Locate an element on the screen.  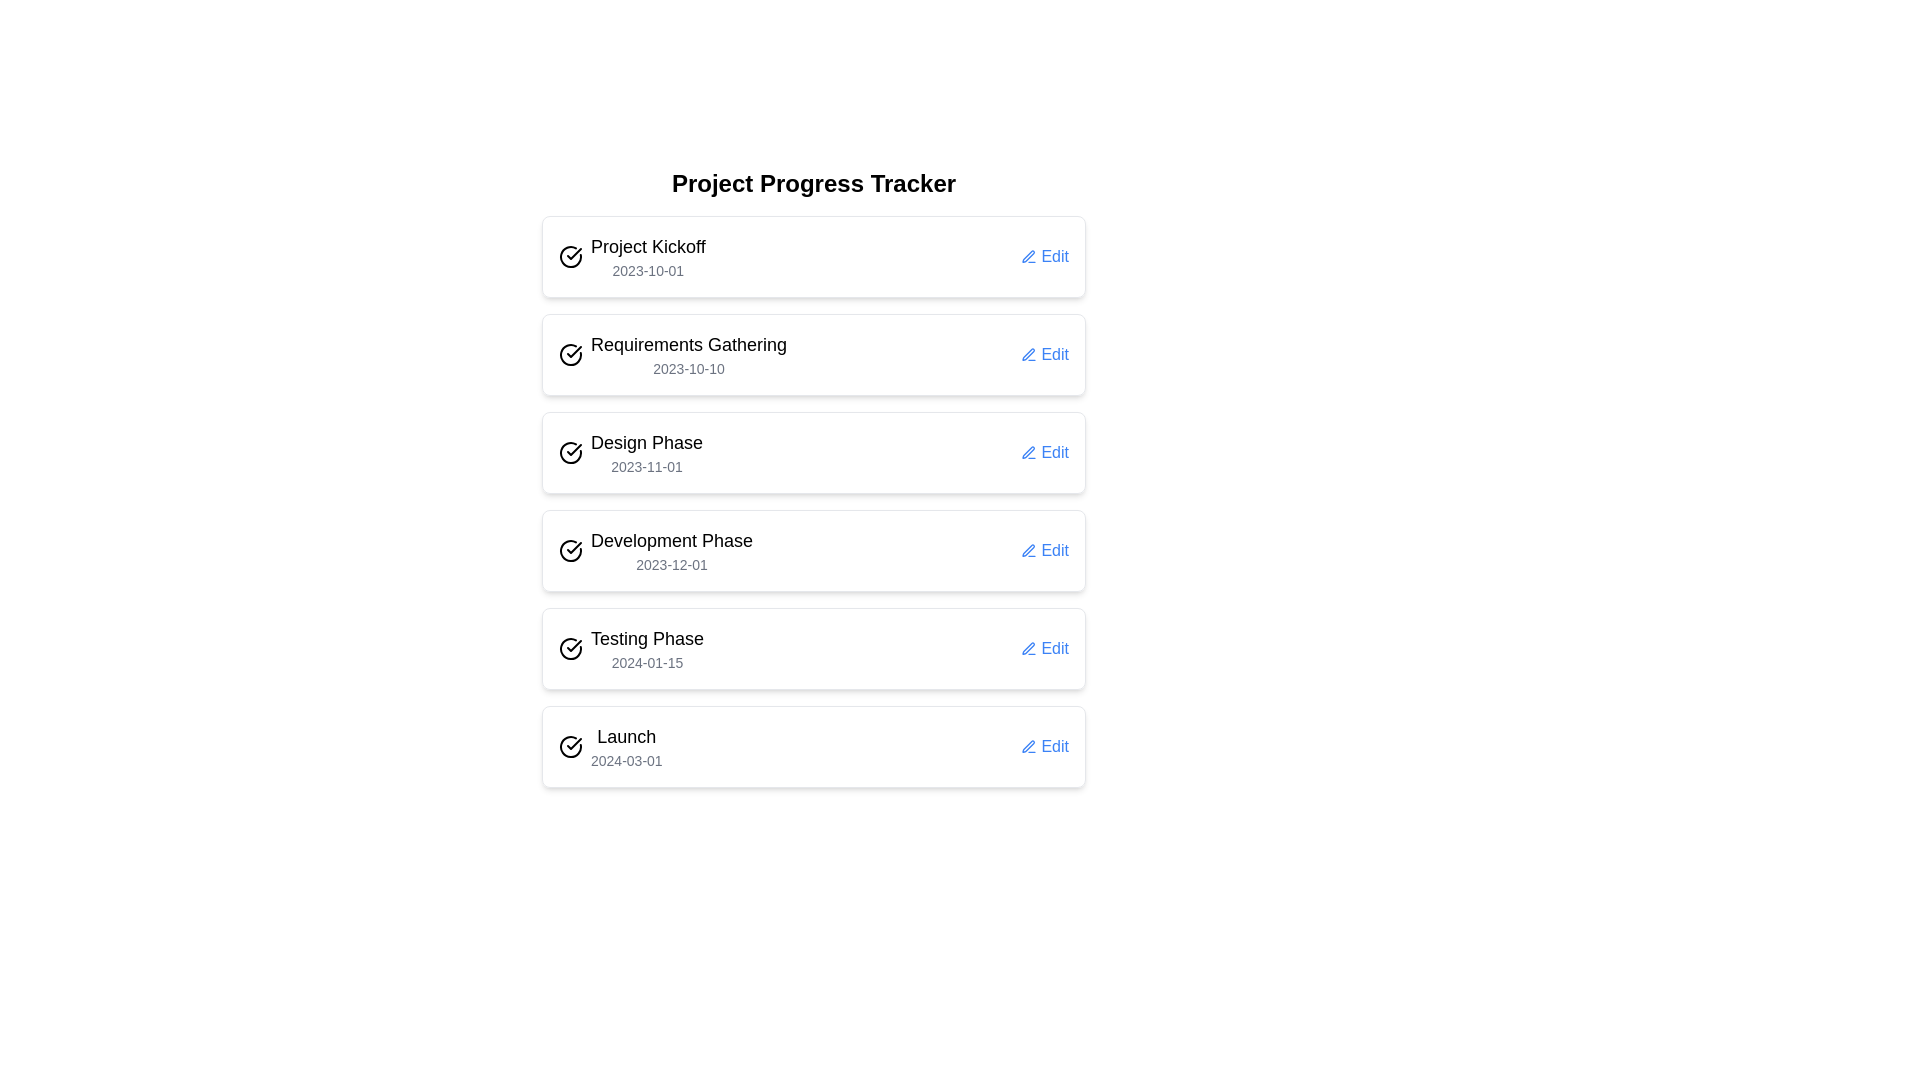
the blue, underlined 'Edit' hyperlink with a pencil icon, located at the far right of the 'Development Phase' section dated '2023-12-01', to initiate the editing process is located at coordinates (1044, 551).